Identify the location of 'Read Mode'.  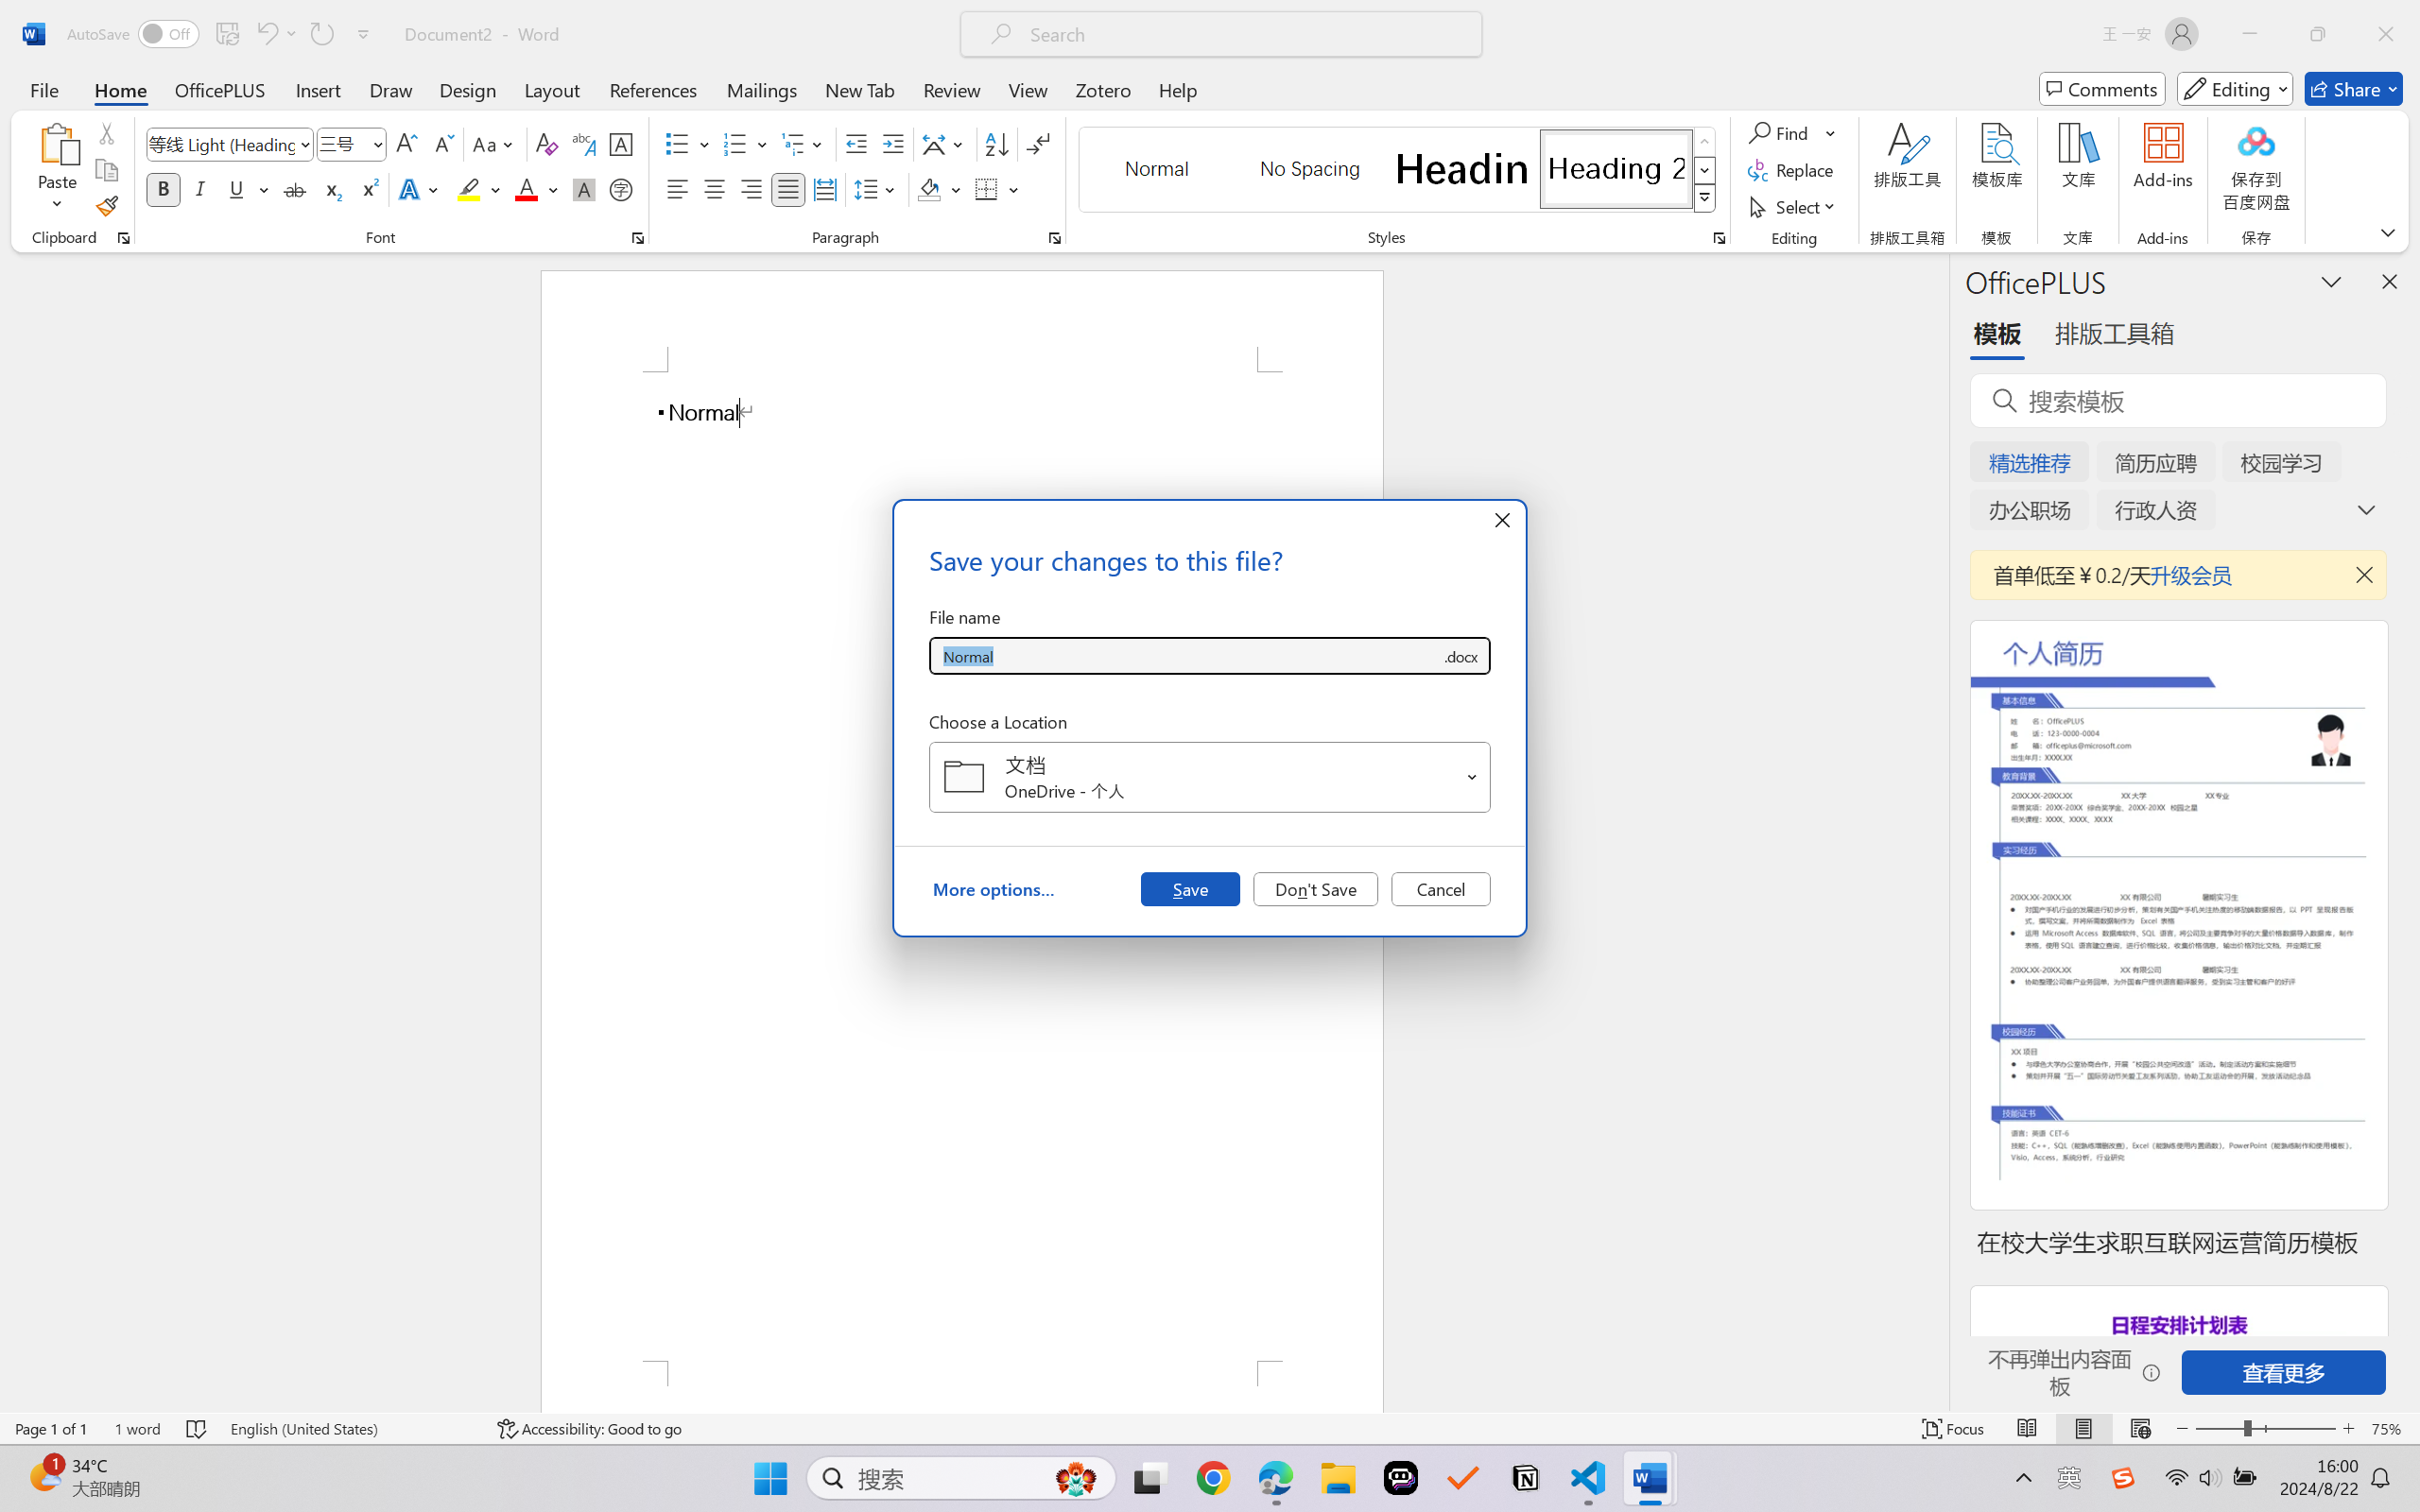
(2027, 1428).